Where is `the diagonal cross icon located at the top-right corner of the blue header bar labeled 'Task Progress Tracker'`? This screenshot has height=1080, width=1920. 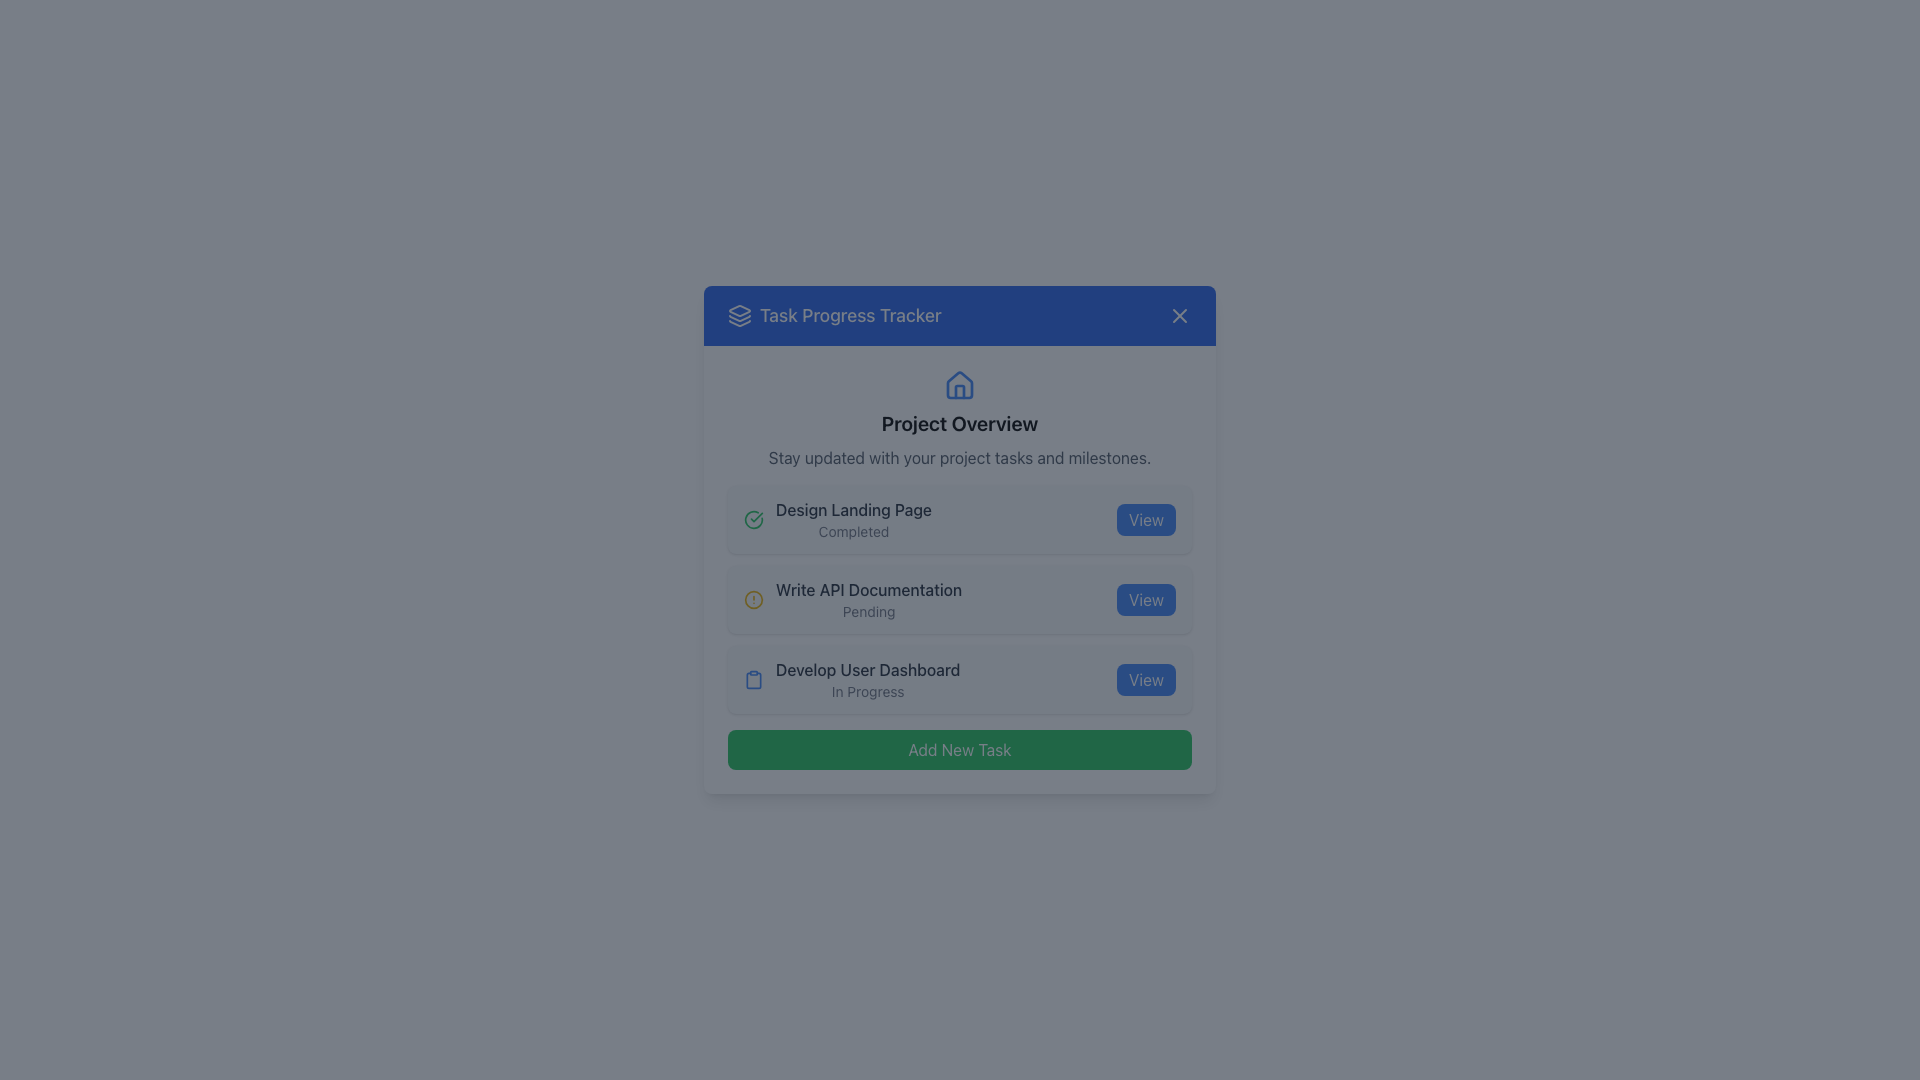
the diagonal cross icon located at the top-right corner of the blue header bar labeled 'Task Progress Tracker' is located at coordinates (1180, 315).